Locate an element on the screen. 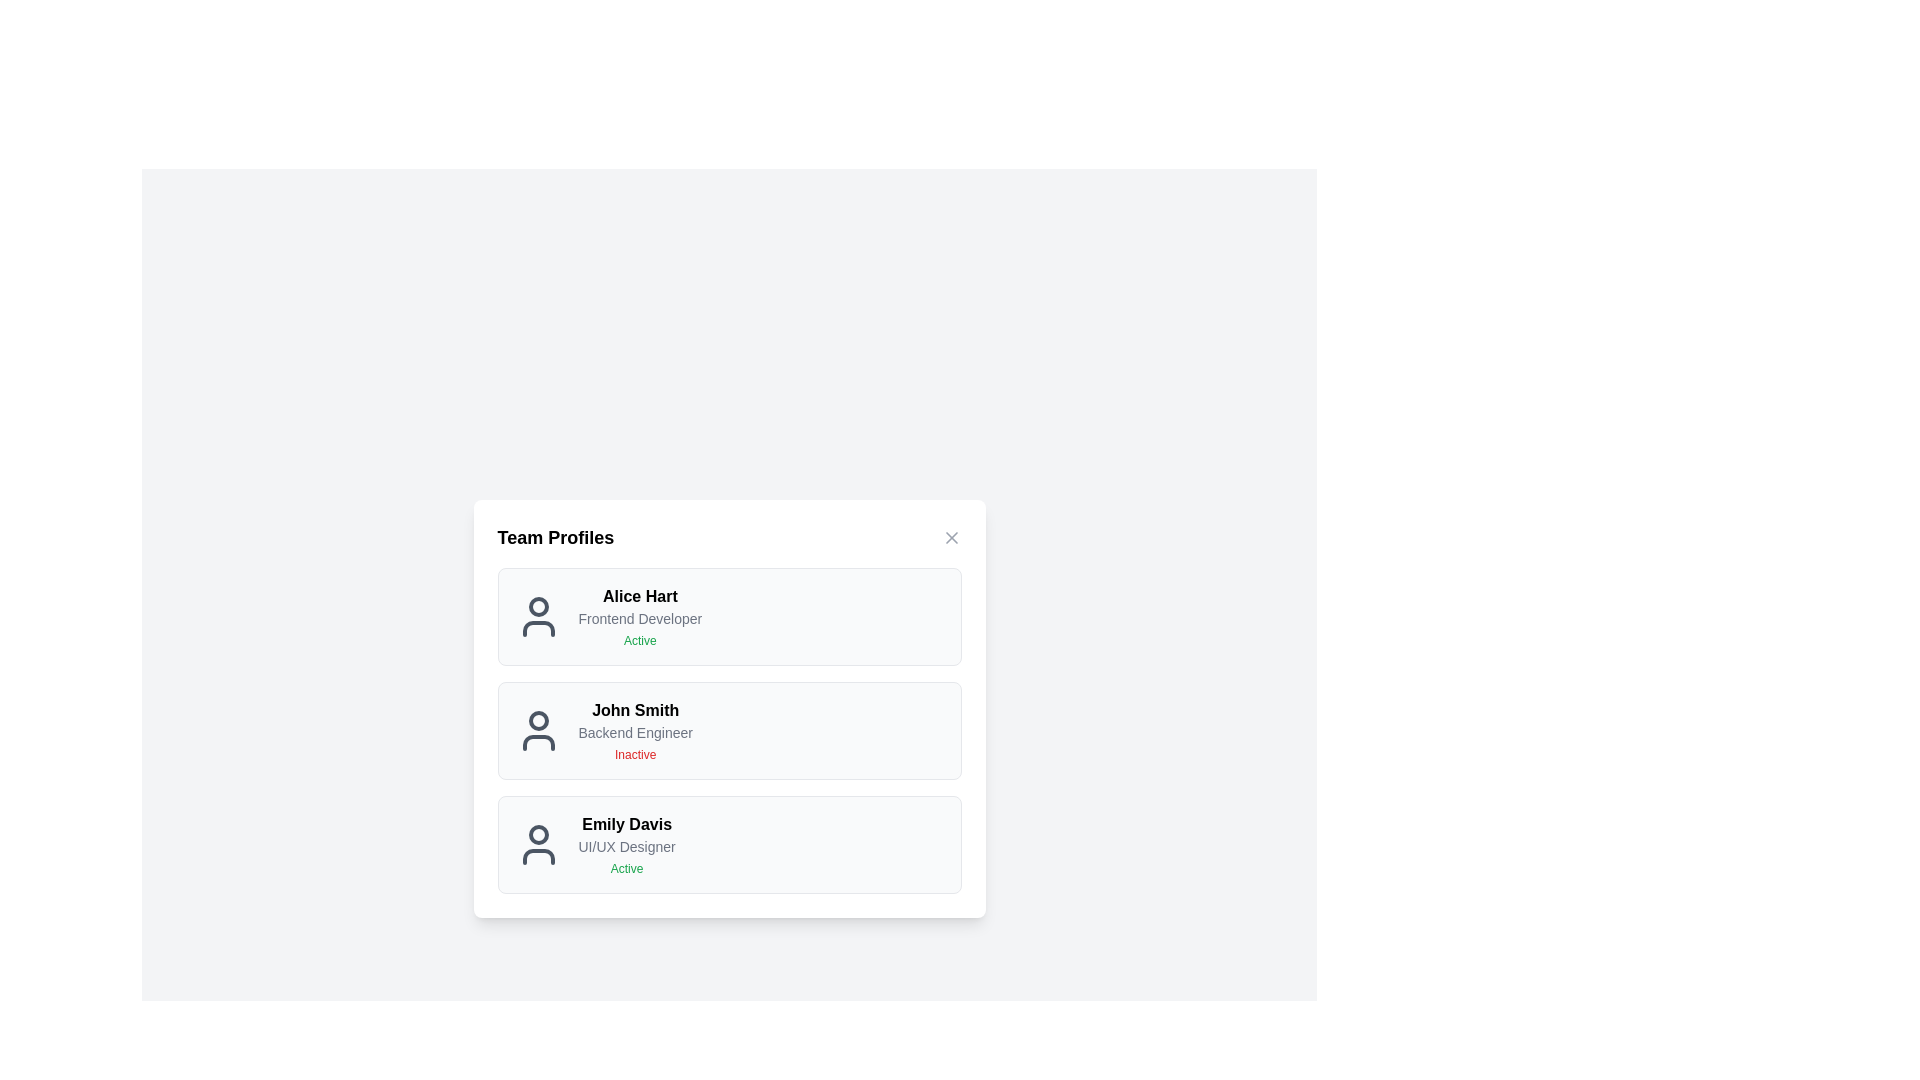 Image resolution: width=1920 pixels, height=1080 pixels. the user profile card of Emily Davis is located at coordinates (728, 844).